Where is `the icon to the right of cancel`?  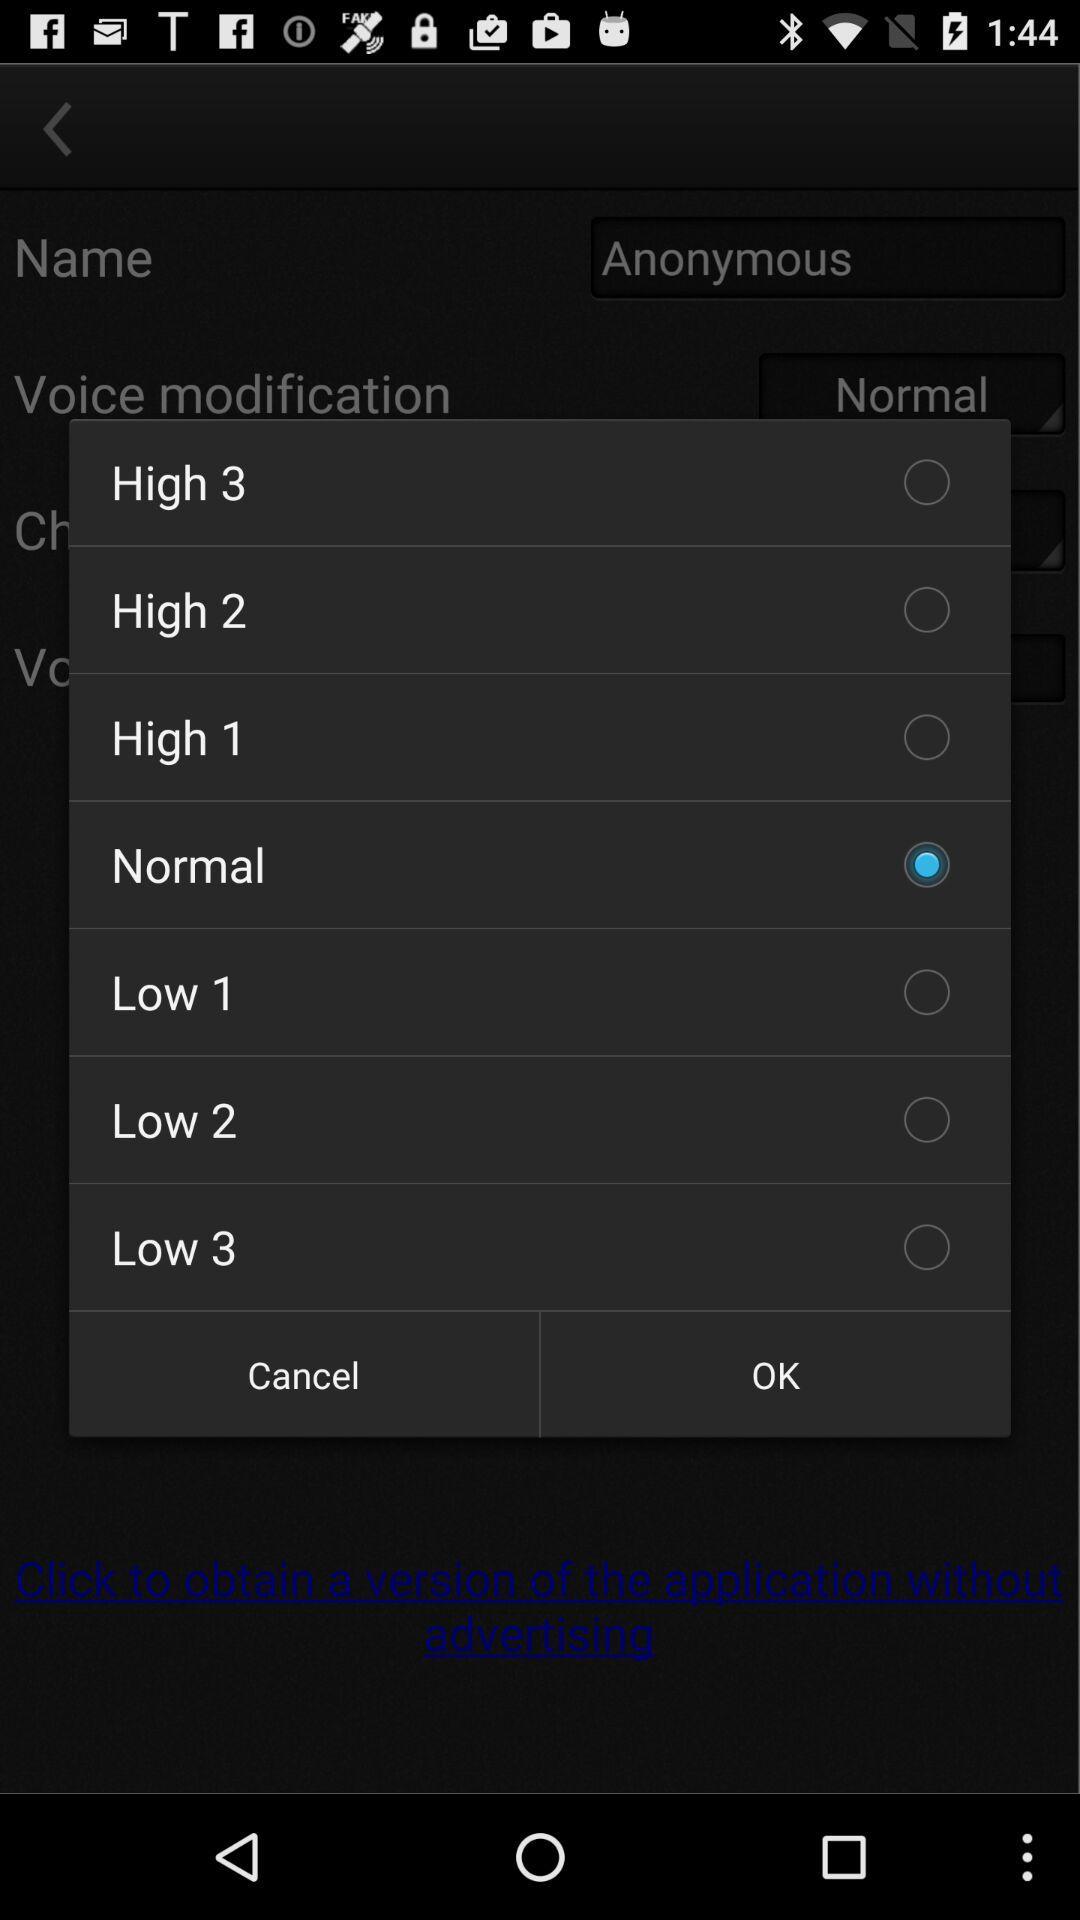
the icon to the right of cancel is located at coordinates (774, 1373).